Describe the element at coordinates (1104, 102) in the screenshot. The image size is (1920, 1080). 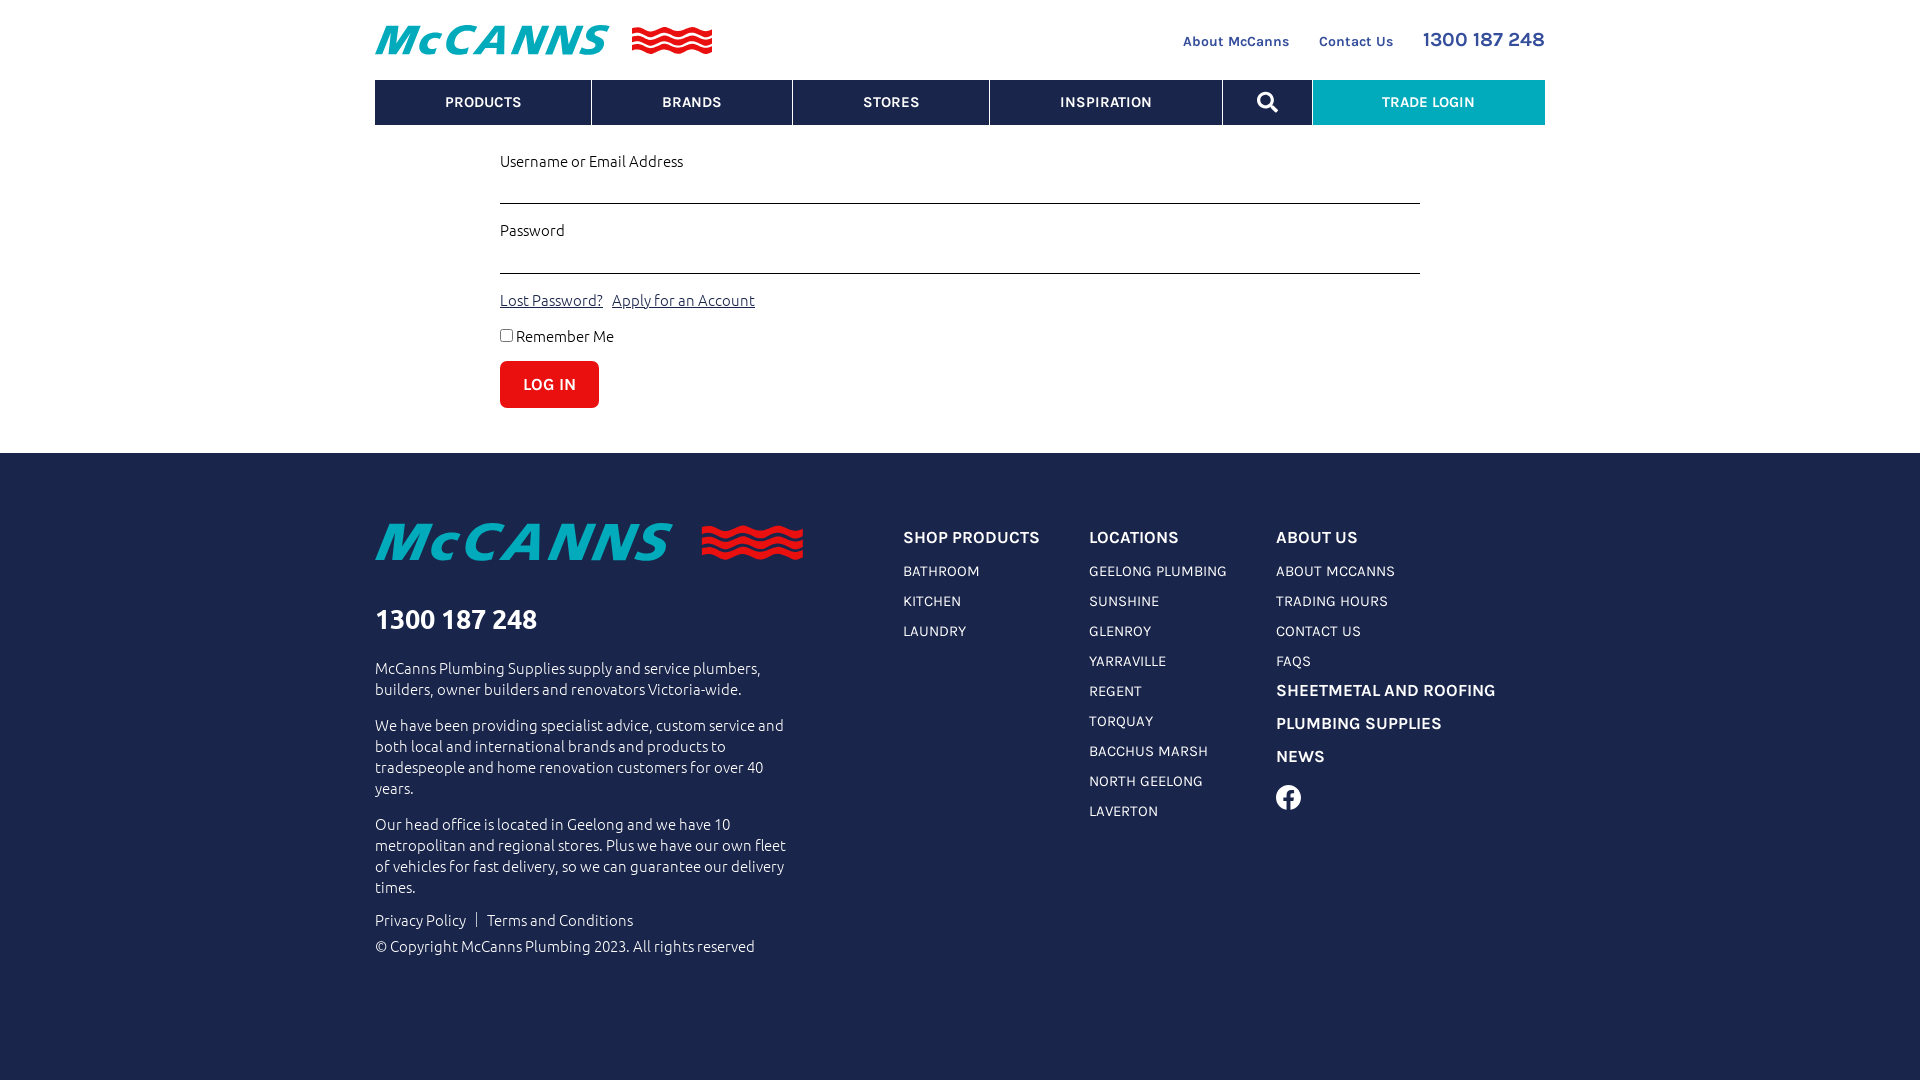
I see `'INSPIRATION'` at that location.